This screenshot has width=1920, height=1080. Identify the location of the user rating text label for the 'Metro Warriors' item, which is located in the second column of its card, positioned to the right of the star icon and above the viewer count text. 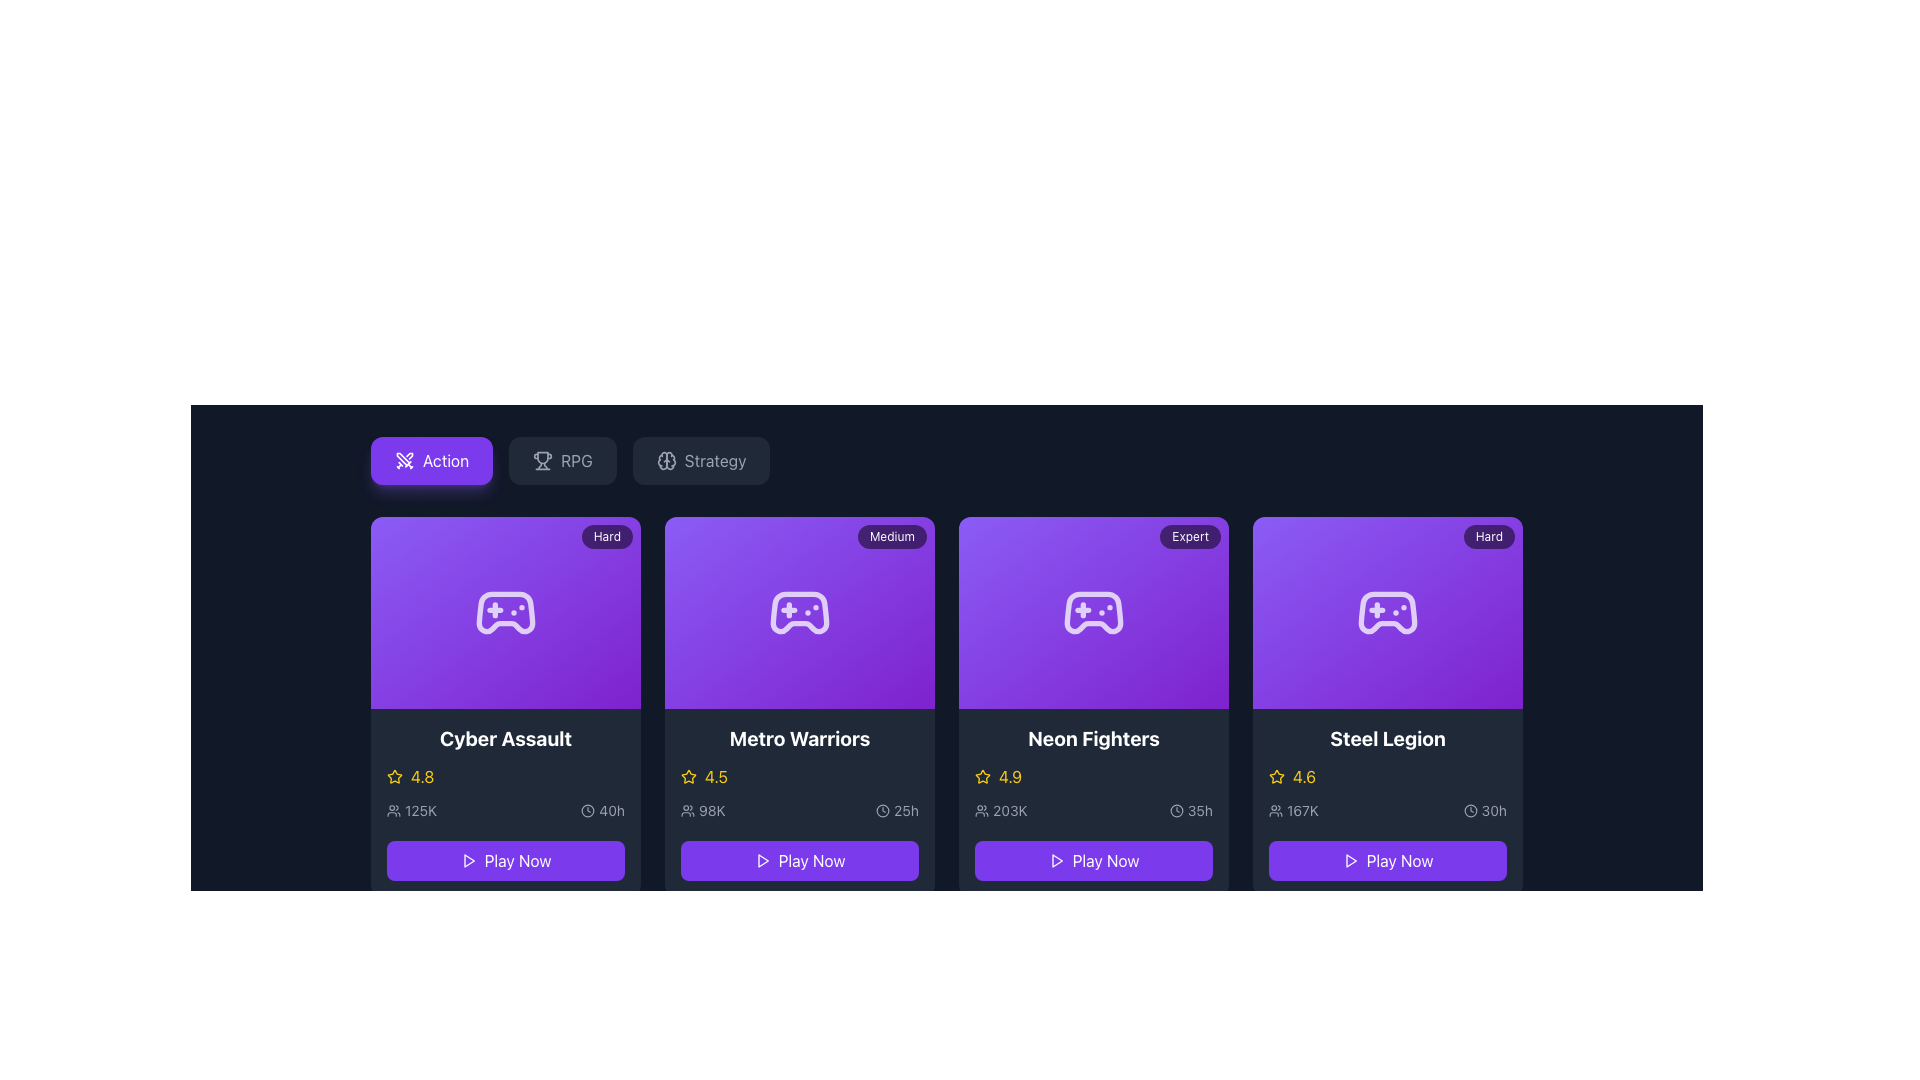
(716, 775).